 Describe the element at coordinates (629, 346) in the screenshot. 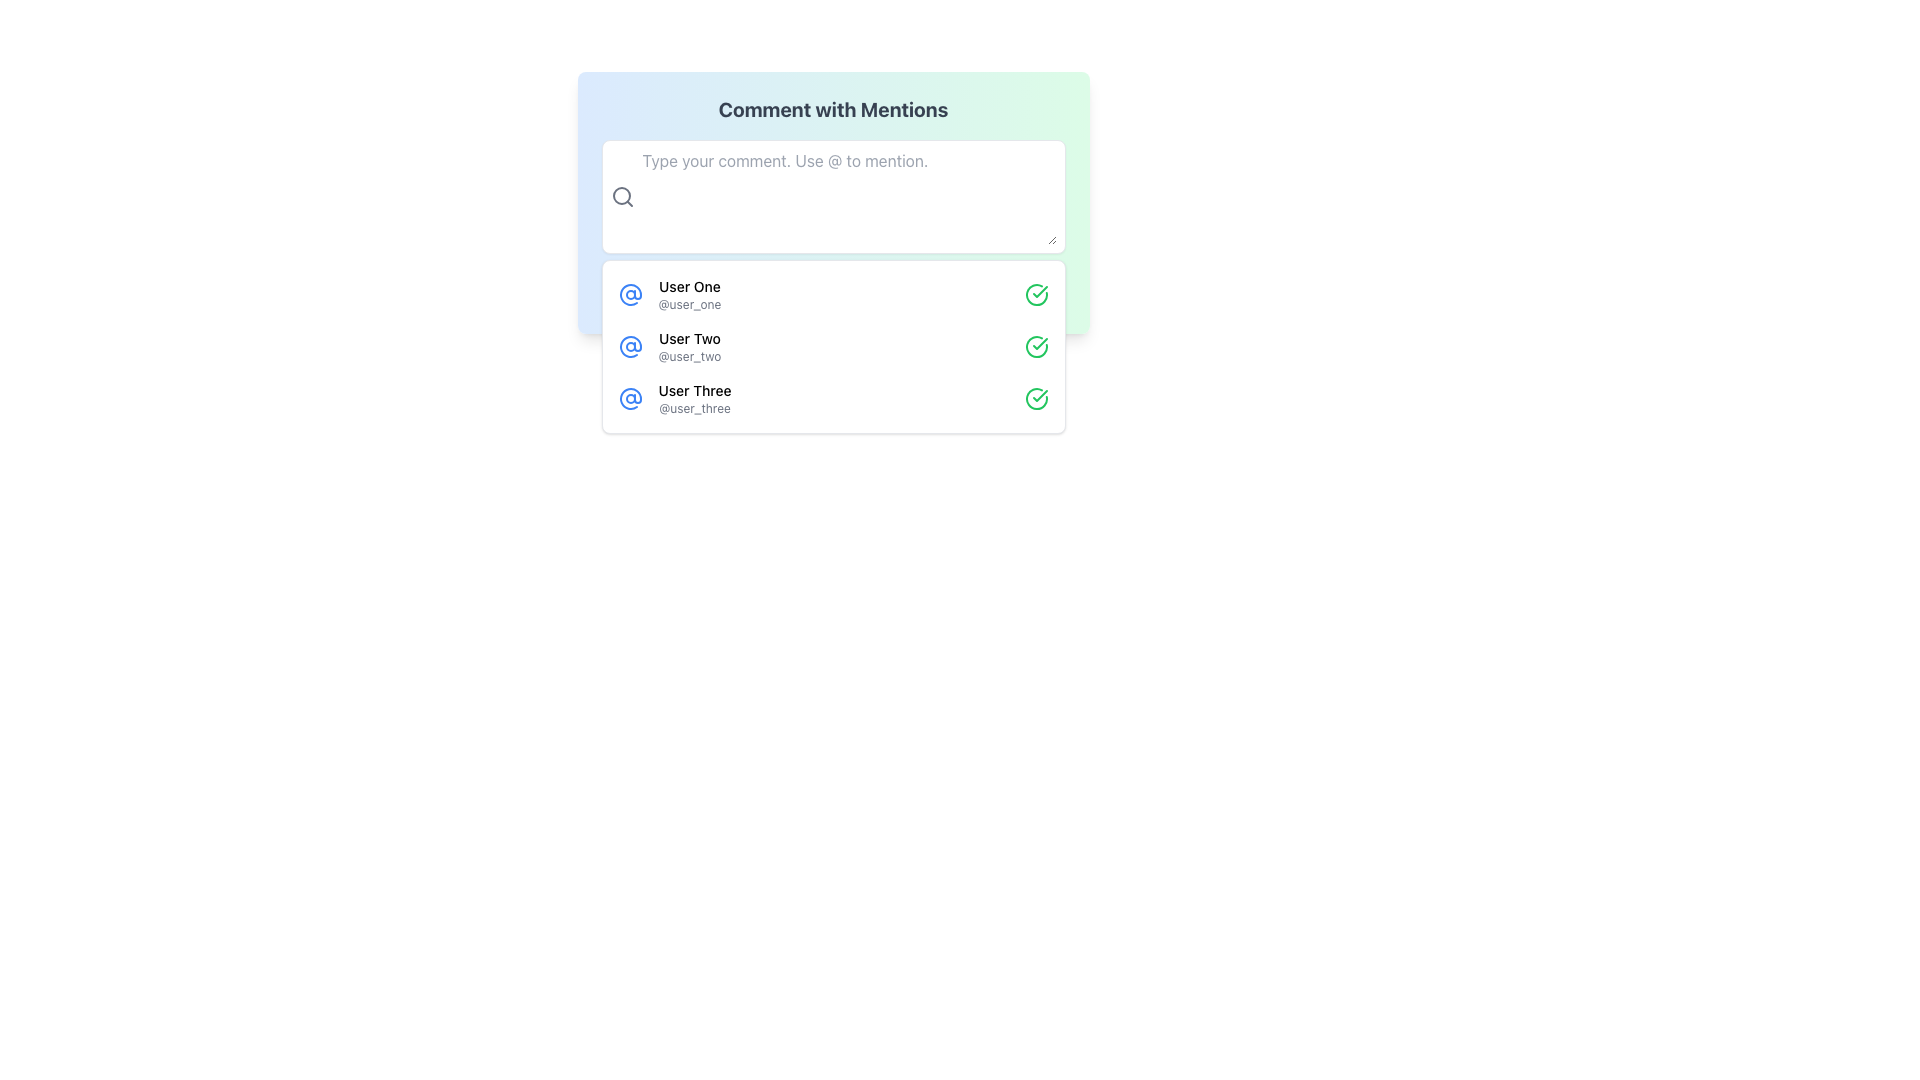

I see `the '@' icon associated with 'User Two' in the user list` at that location.